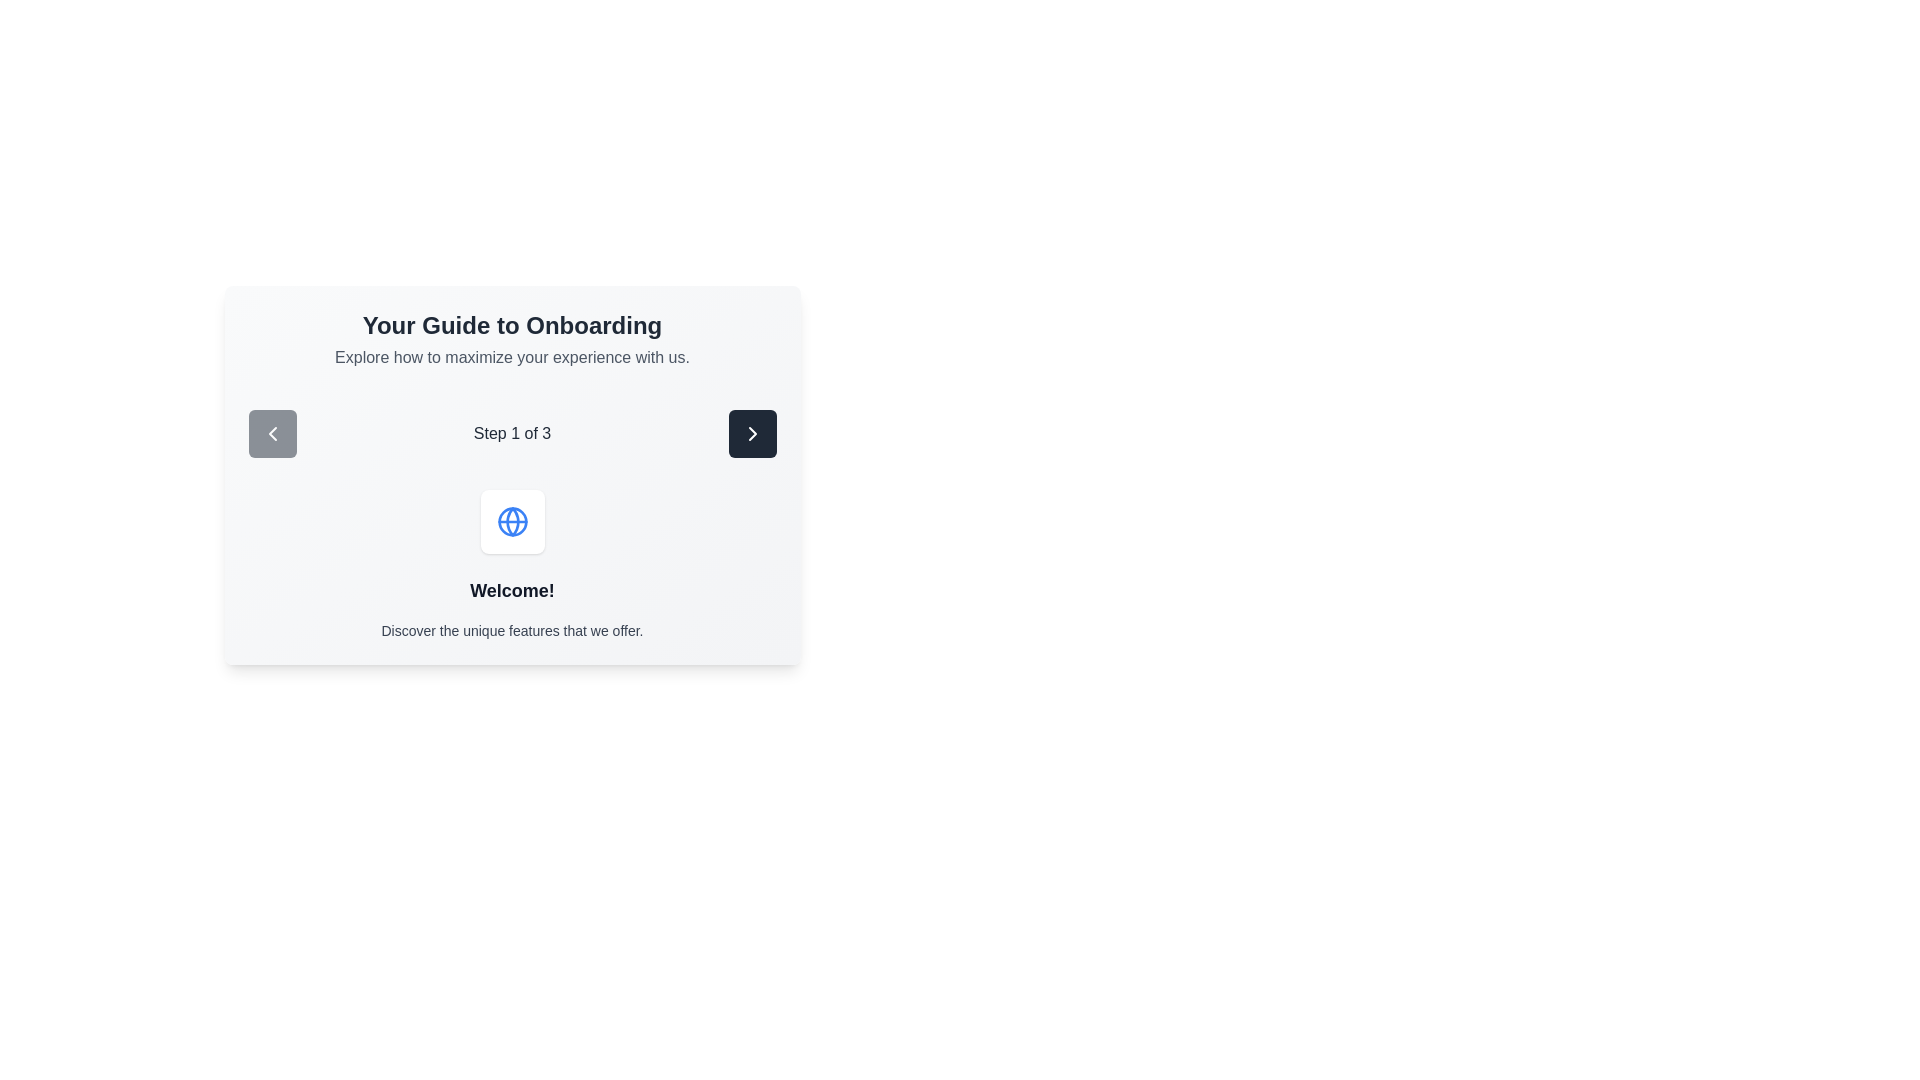 Image resolution: width=1920 pixels, height=1080 pixels. What do you see at coordinates (512, 357) in the screenshot?
I see `the text element that reads 'Explore how to maximize your experience with us.', which is displayed in a smaller, gray font directly below the bold title 'Your Guide to Onboarding'` at bounding box center [512, 357].